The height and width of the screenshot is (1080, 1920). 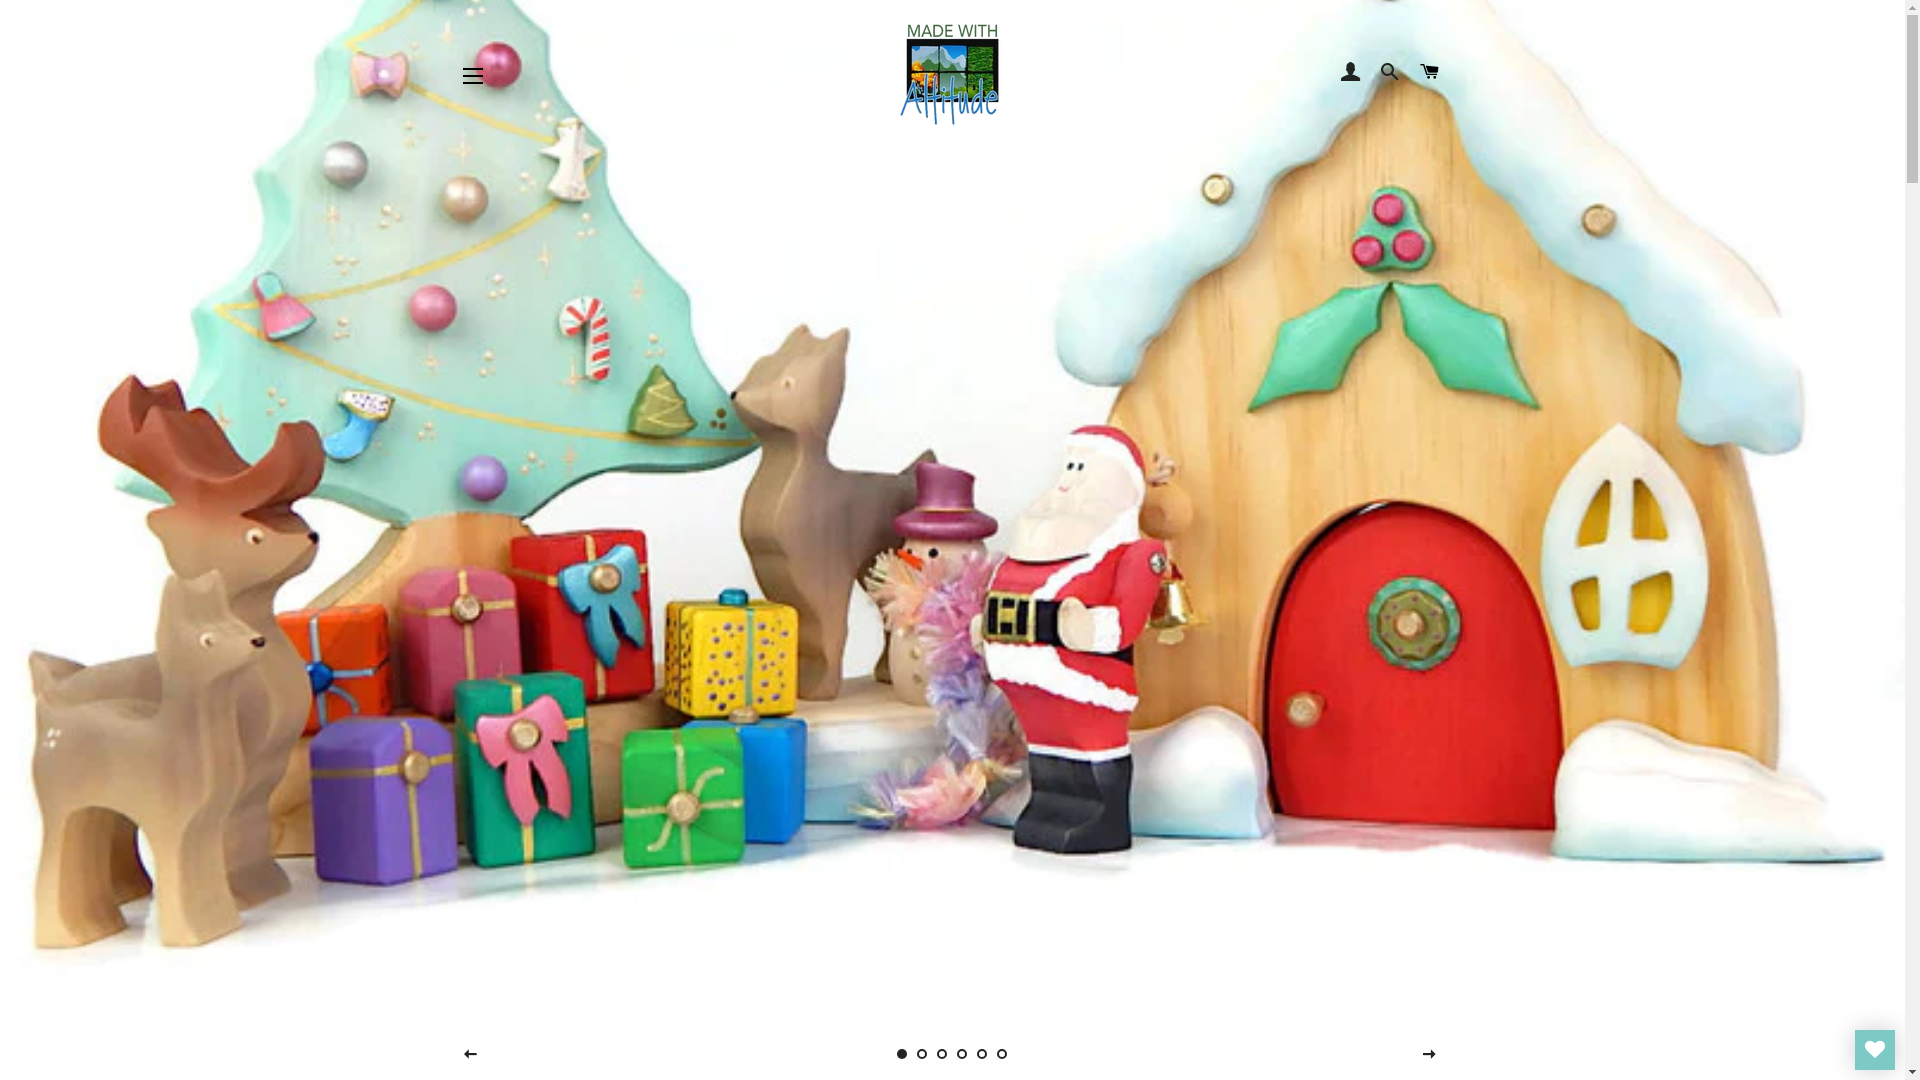 What do you see at coordinates (1853, 1048) in the screenshot?
I see `'MY WISHLIST'` at bounding box center [1853, 1048].